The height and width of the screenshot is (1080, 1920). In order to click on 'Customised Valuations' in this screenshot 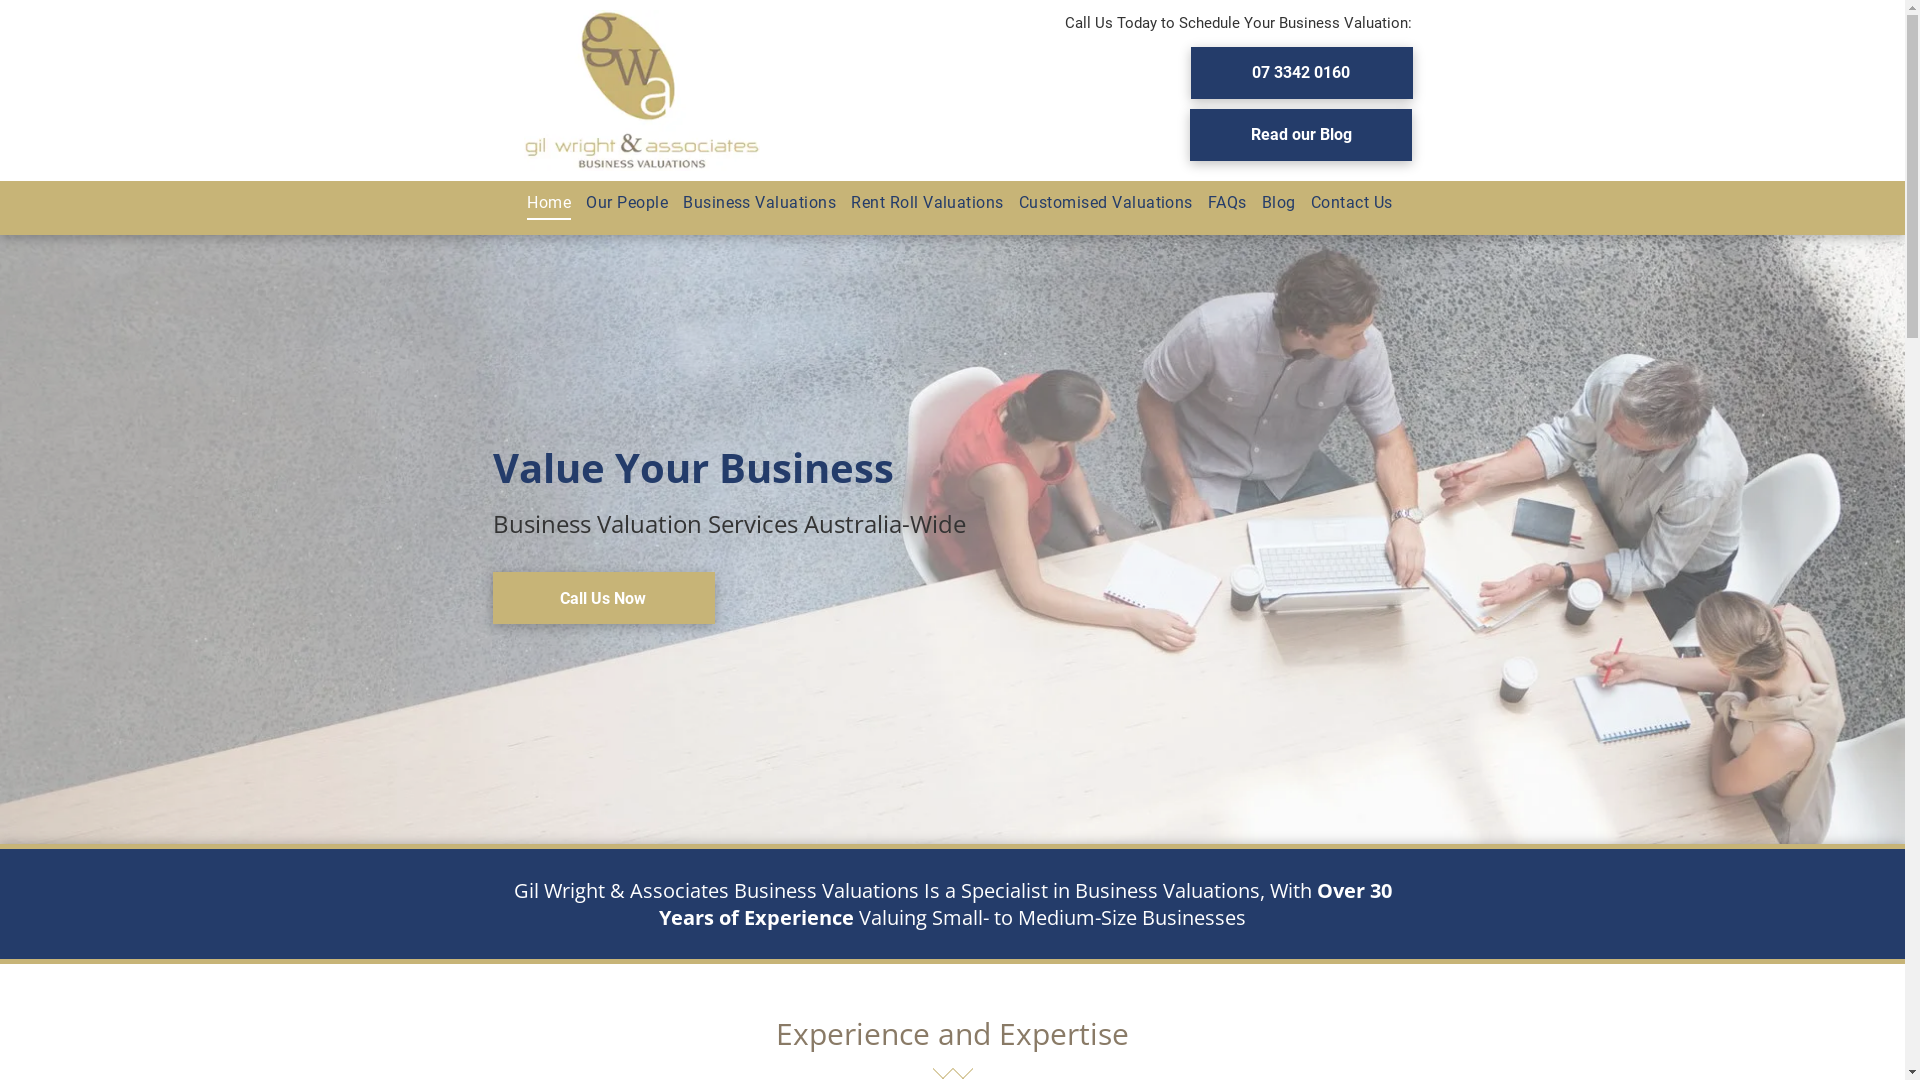, I will do `click(1097, 203)`.